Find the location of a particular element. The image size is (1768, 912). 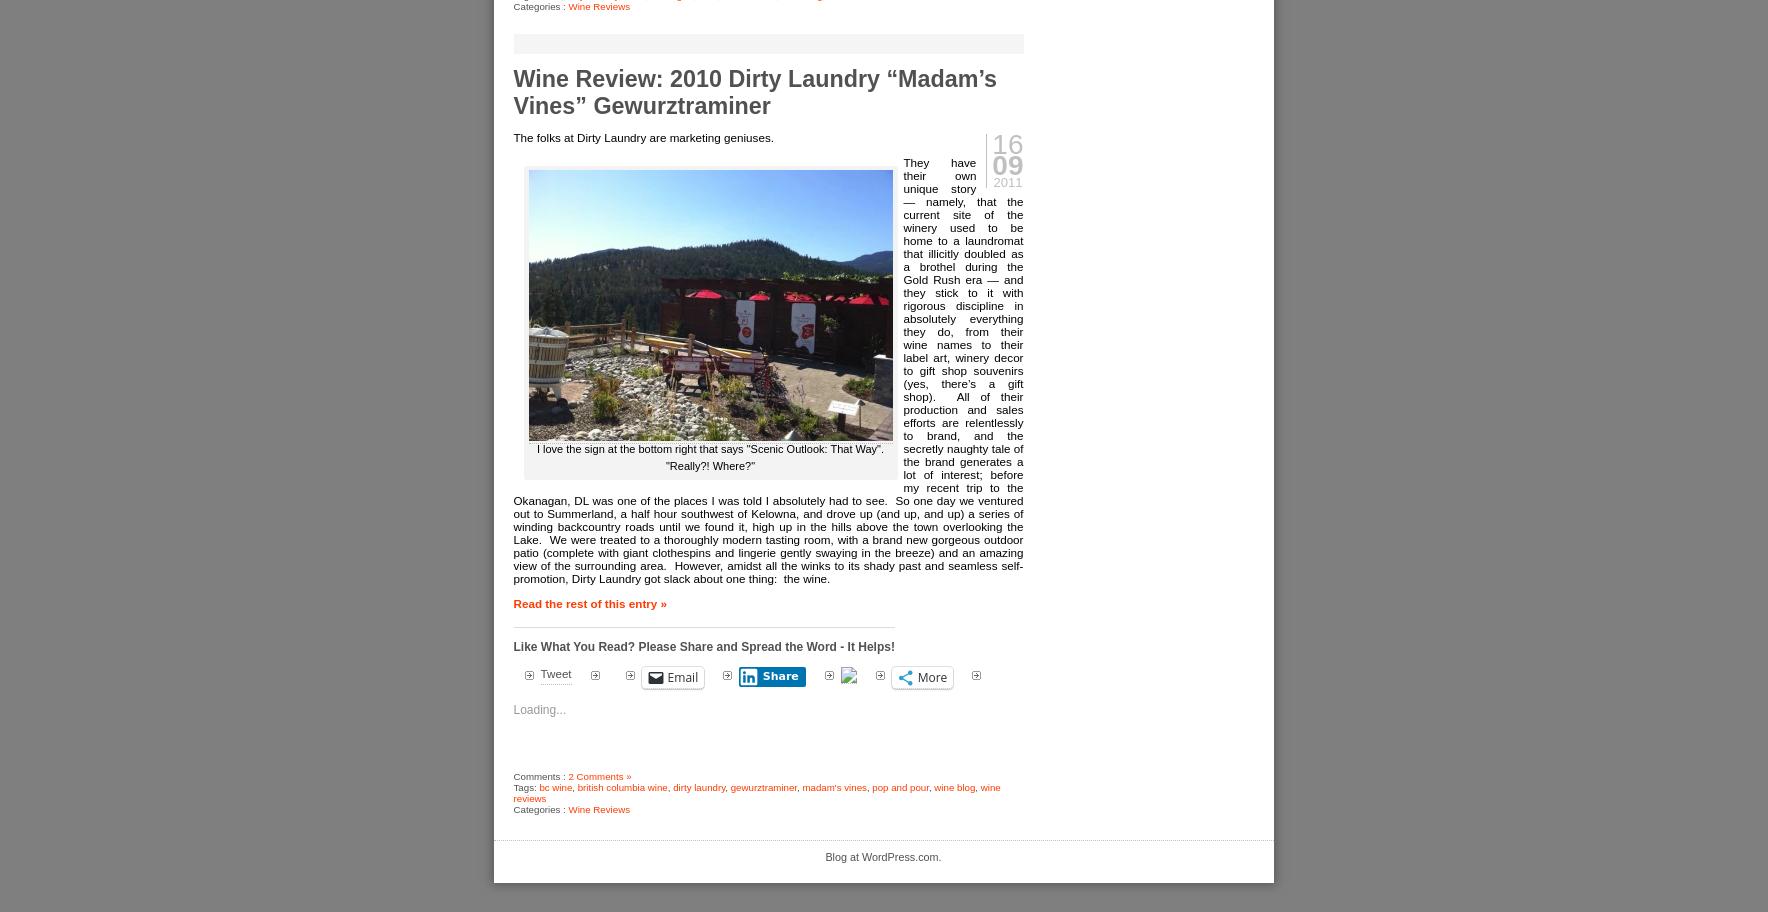

'pop and pour' is located at coordinates (898, 787).